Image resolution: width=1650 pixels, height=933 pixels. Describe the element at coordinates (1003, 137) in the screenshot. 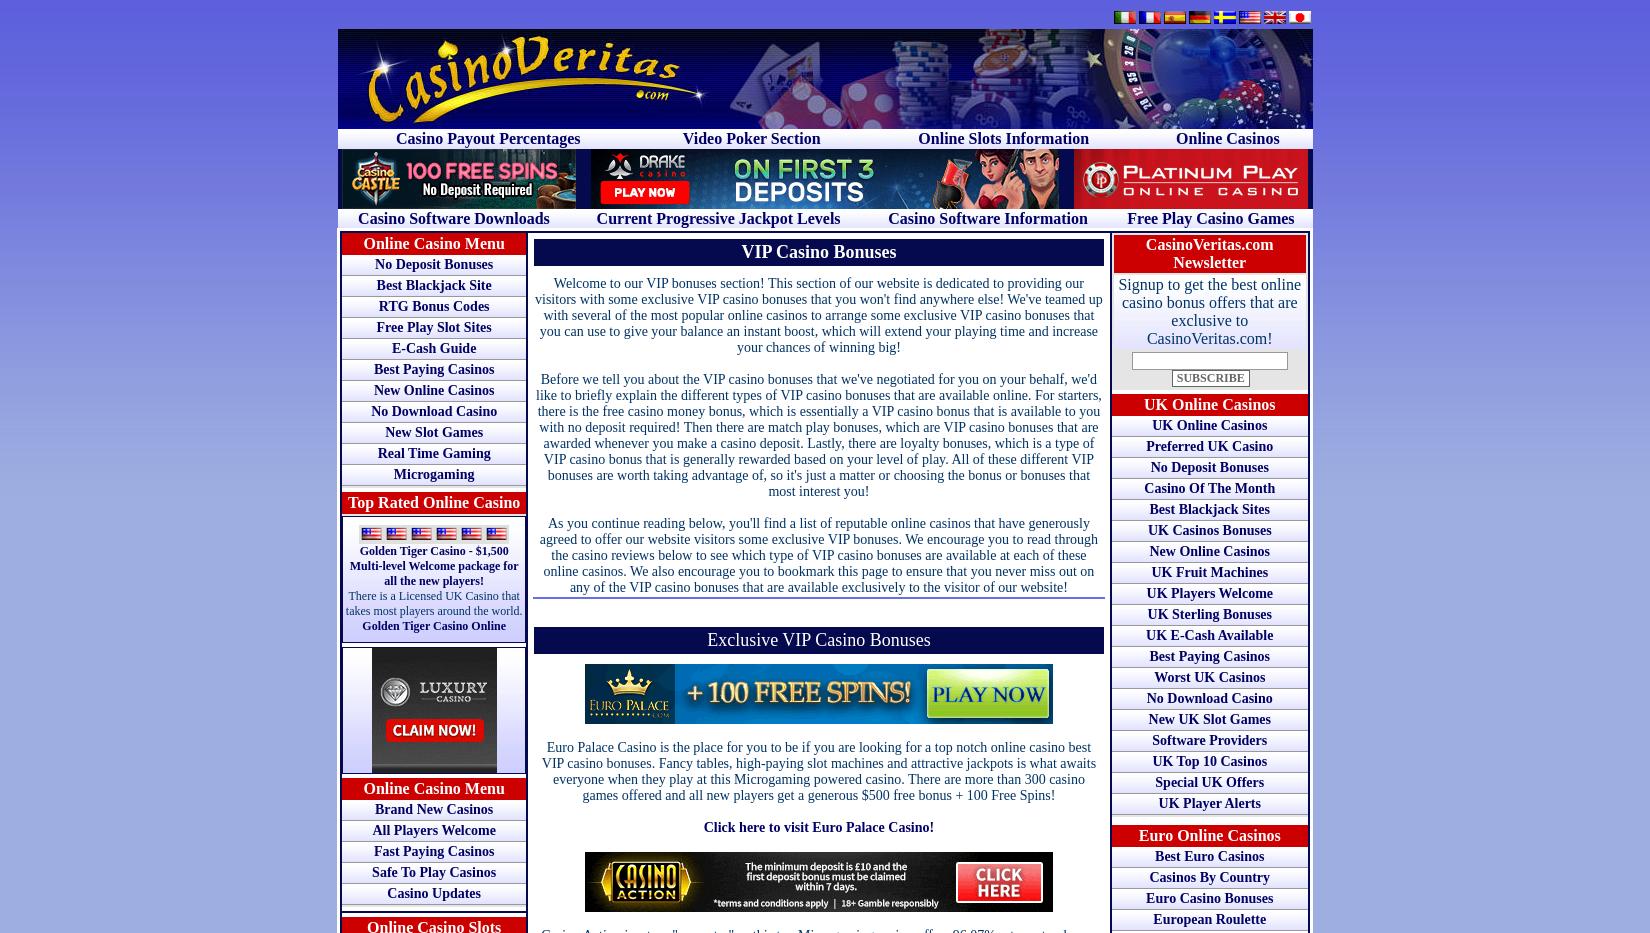

I see `'Online Slots Information'` at that location.